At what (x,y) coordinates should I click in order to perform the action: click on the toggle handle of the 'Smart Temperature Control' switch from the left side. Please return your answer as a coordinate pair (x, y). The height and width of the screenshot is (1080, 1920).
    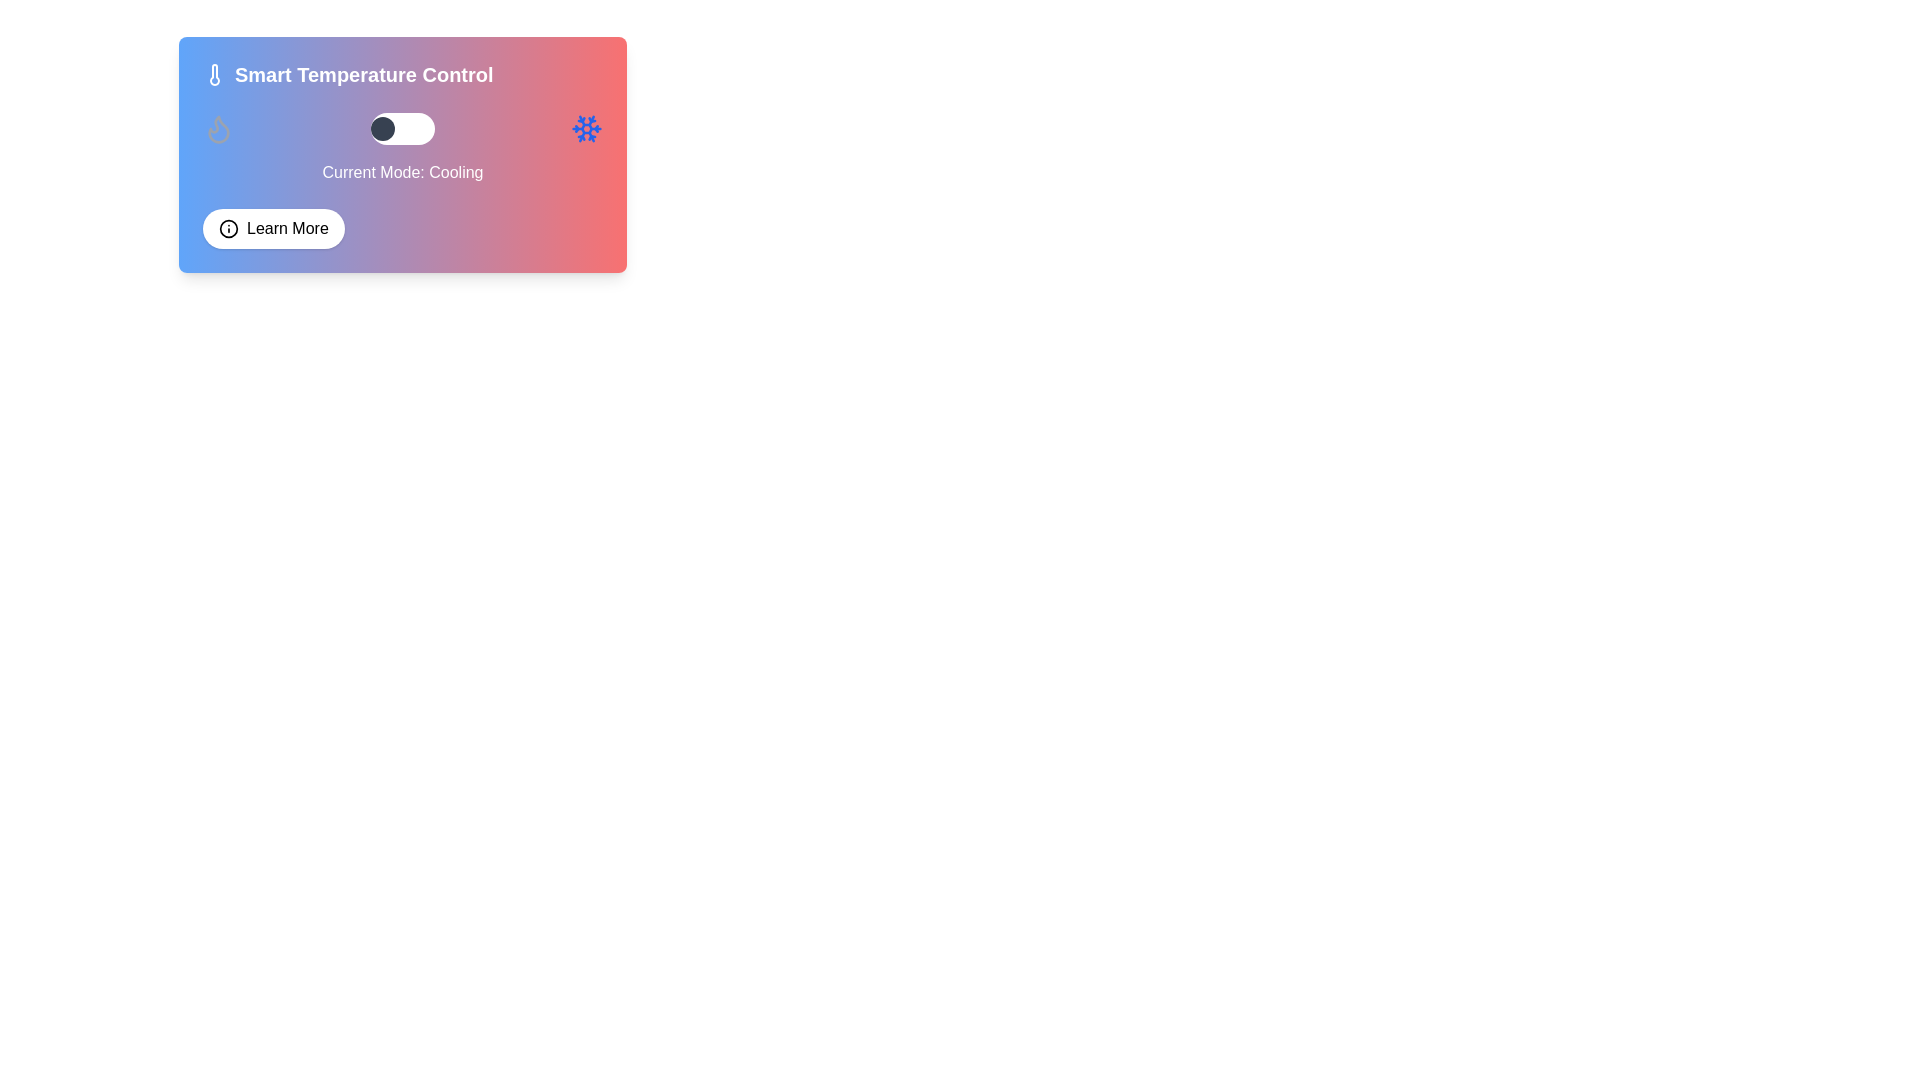
    Looking at the image, I should click on (383, 128).